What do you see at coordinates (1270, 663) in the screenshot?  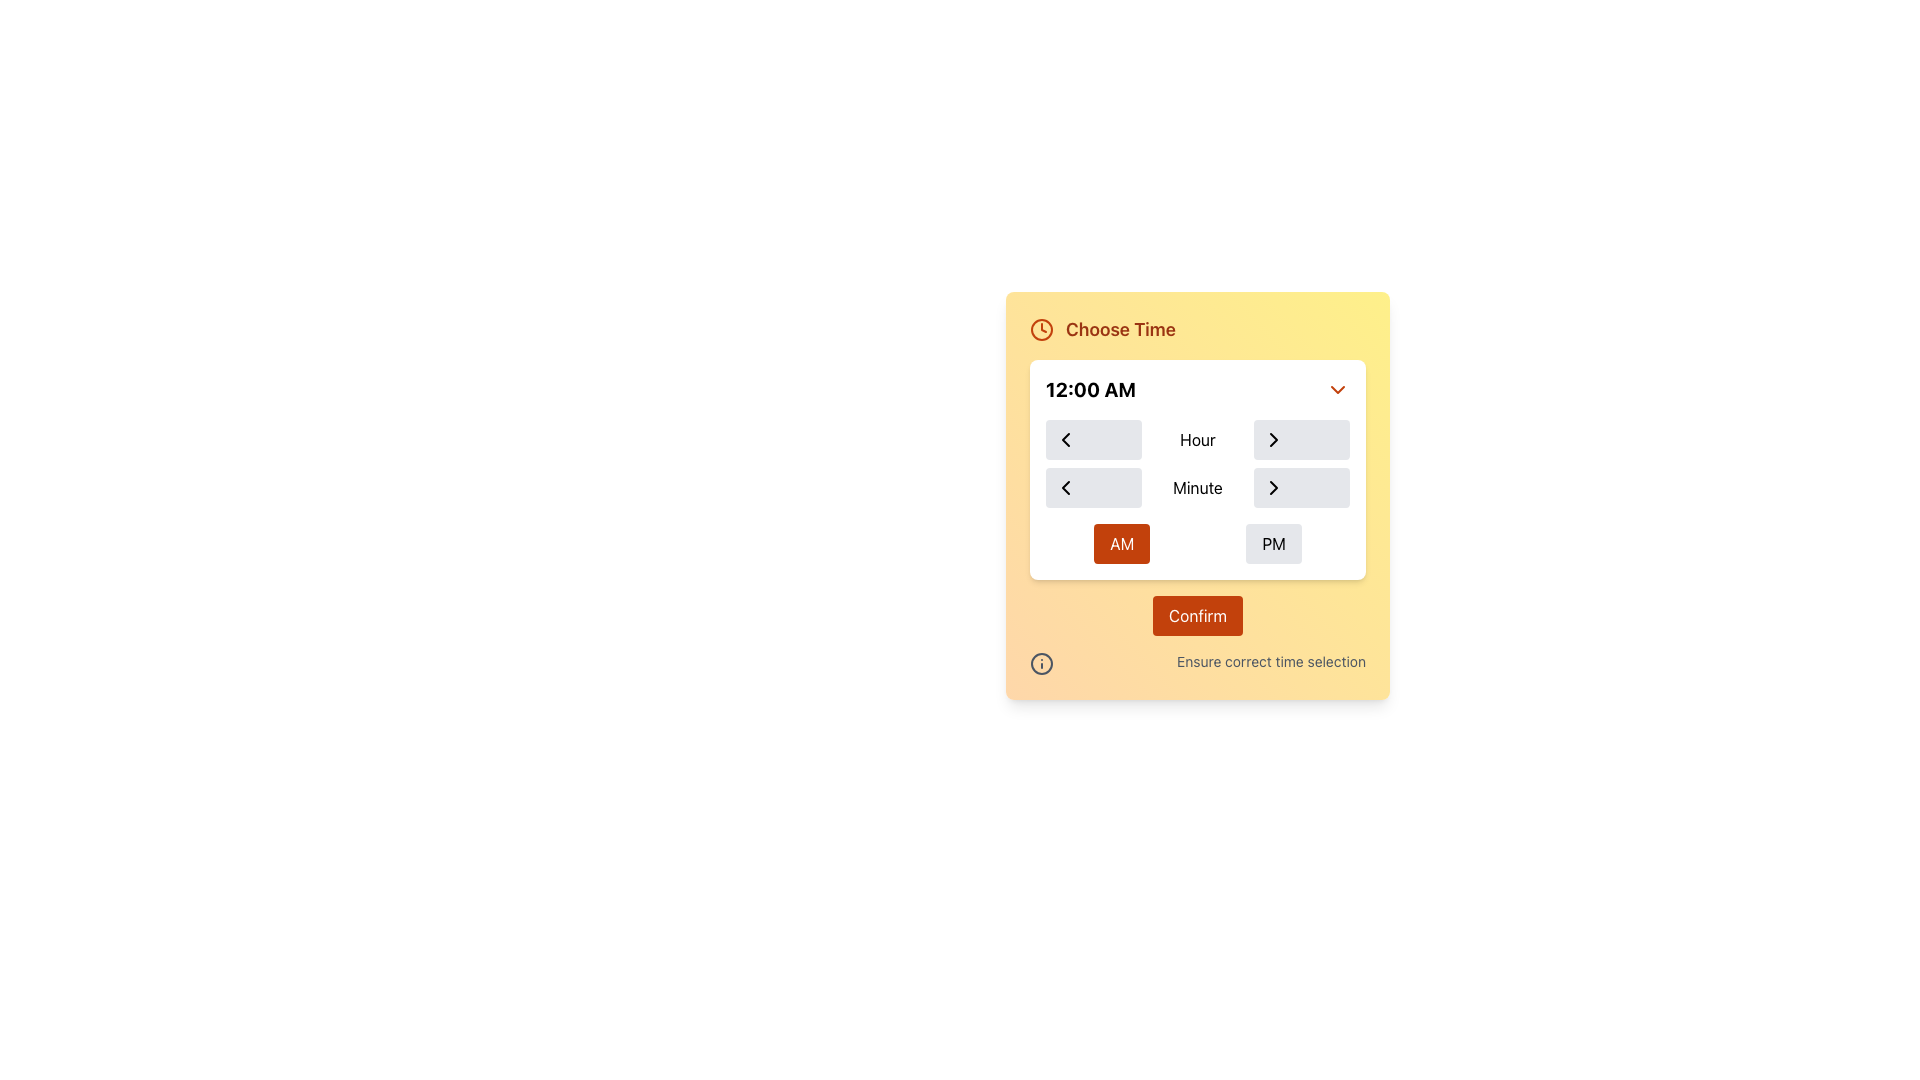 I see `the informational text label reading 'Ensure correct time selection' located in the footer of the 'Choose Time' interface` at bounding box center [1270, 663].